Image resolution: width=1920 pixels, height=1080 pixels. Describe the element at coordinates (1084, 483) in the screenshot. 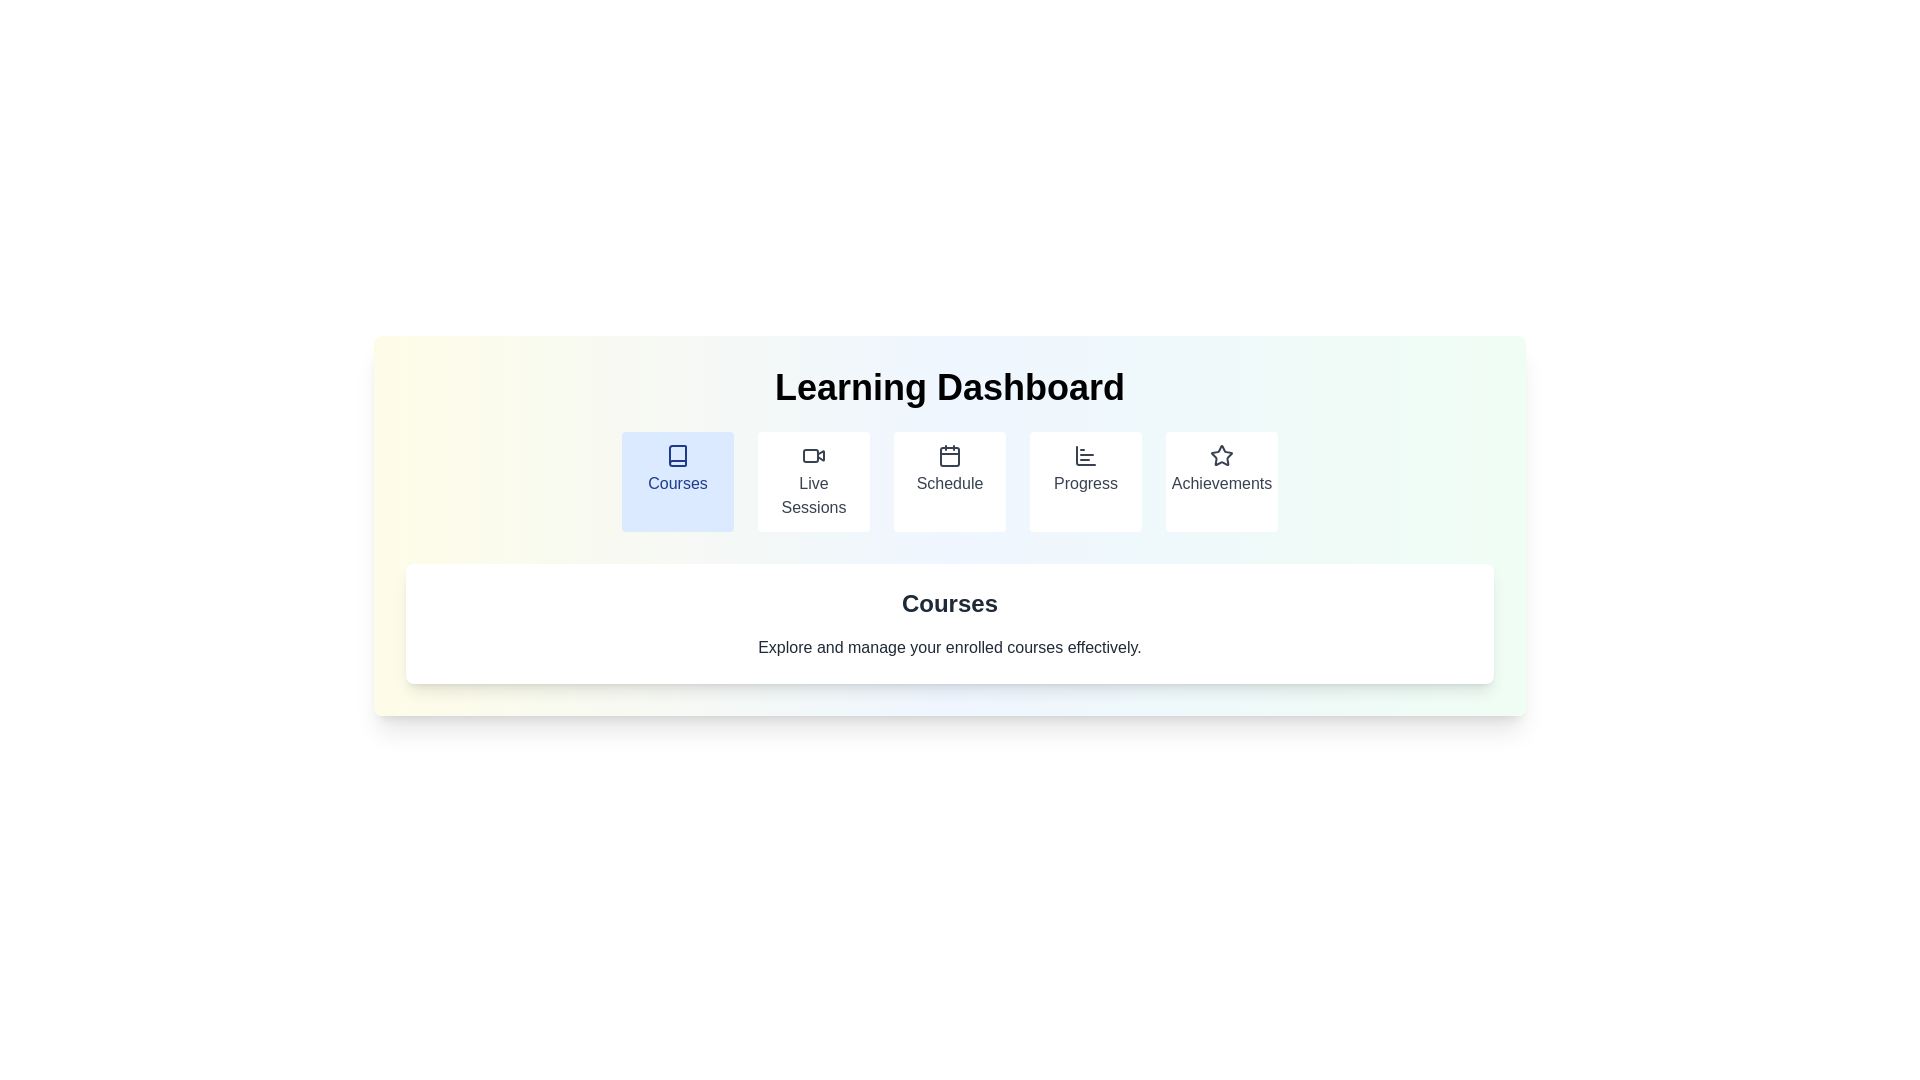

I see `text label 'Progress' displayed in gray font under the bar chart icon within the rounded white card in the menu layout` at that location.